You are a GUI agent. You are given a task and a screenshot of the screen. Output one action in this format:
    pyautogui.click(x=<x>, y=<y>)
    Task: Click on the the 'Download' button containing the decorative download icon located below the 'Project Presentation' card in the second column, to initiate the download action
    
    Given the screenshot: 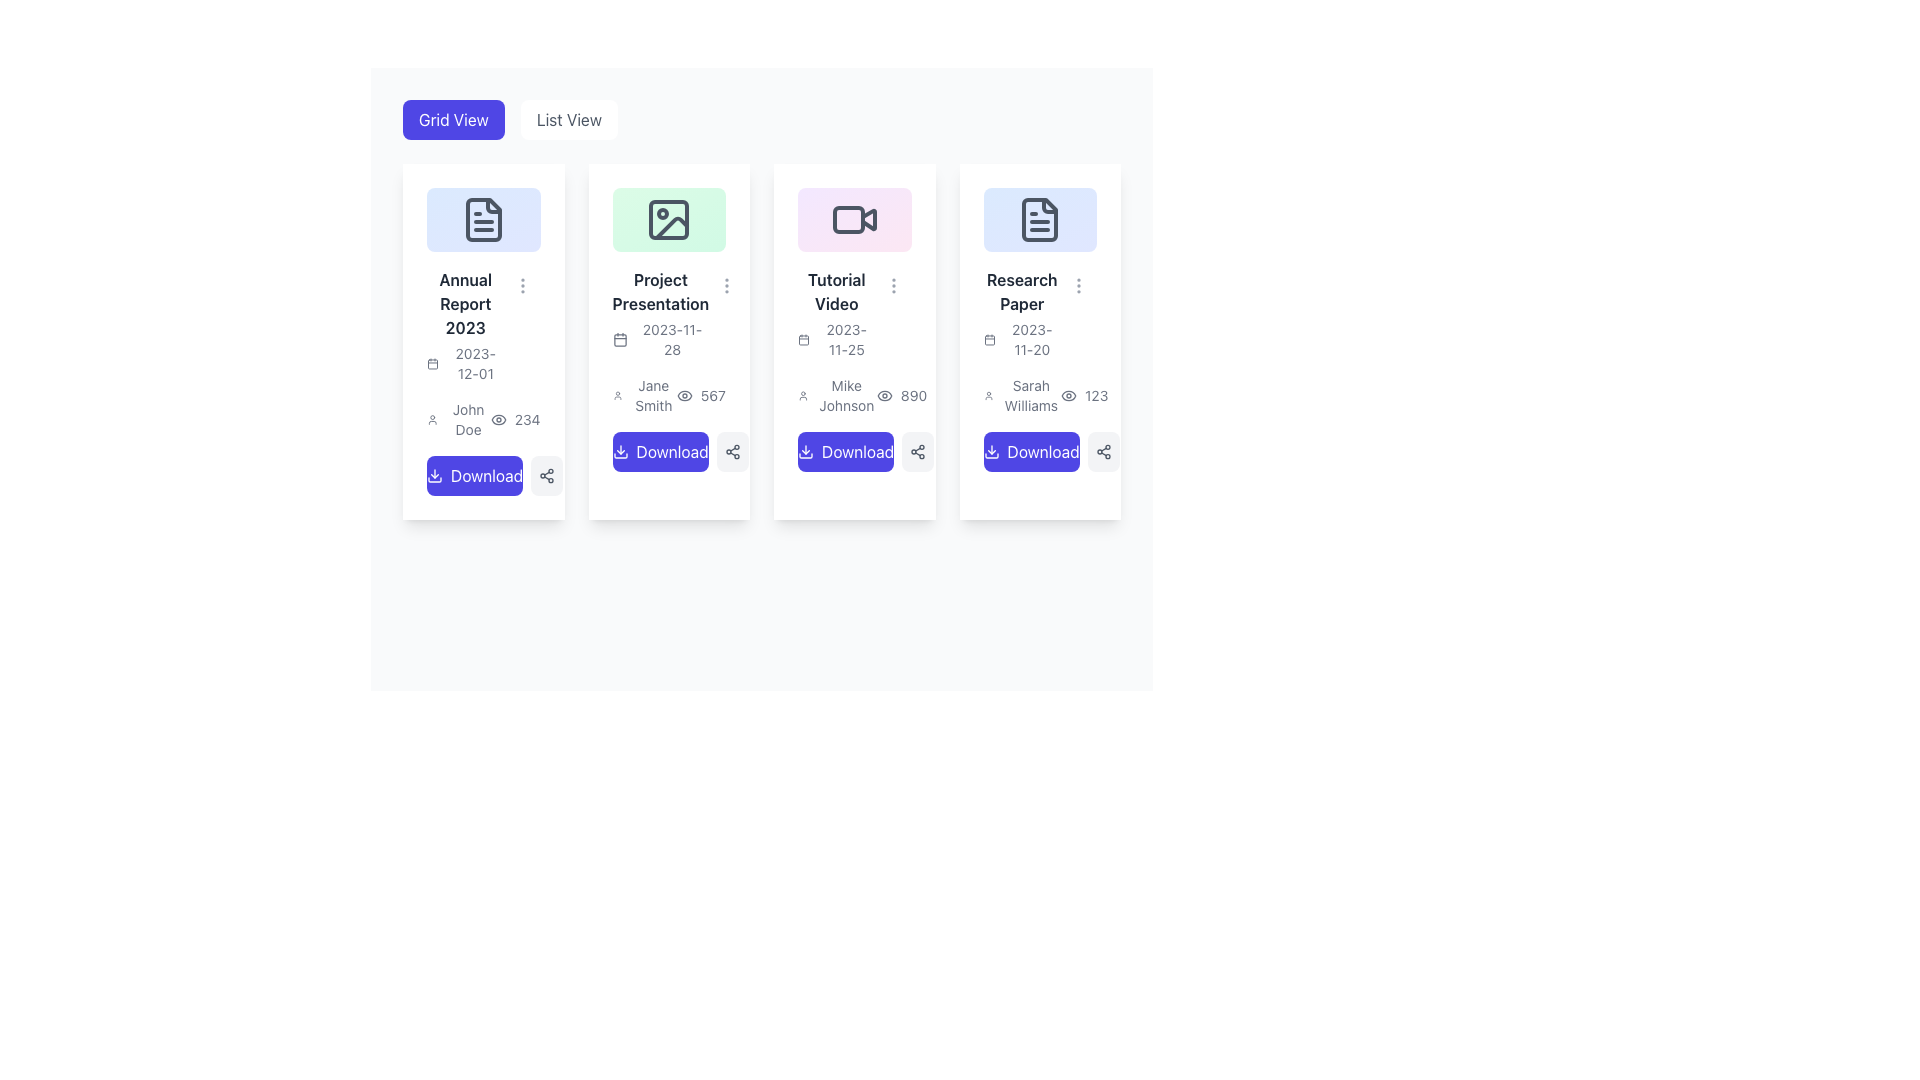 What is the action you would take?
    pyautogui.click(x=619, y=451)
    